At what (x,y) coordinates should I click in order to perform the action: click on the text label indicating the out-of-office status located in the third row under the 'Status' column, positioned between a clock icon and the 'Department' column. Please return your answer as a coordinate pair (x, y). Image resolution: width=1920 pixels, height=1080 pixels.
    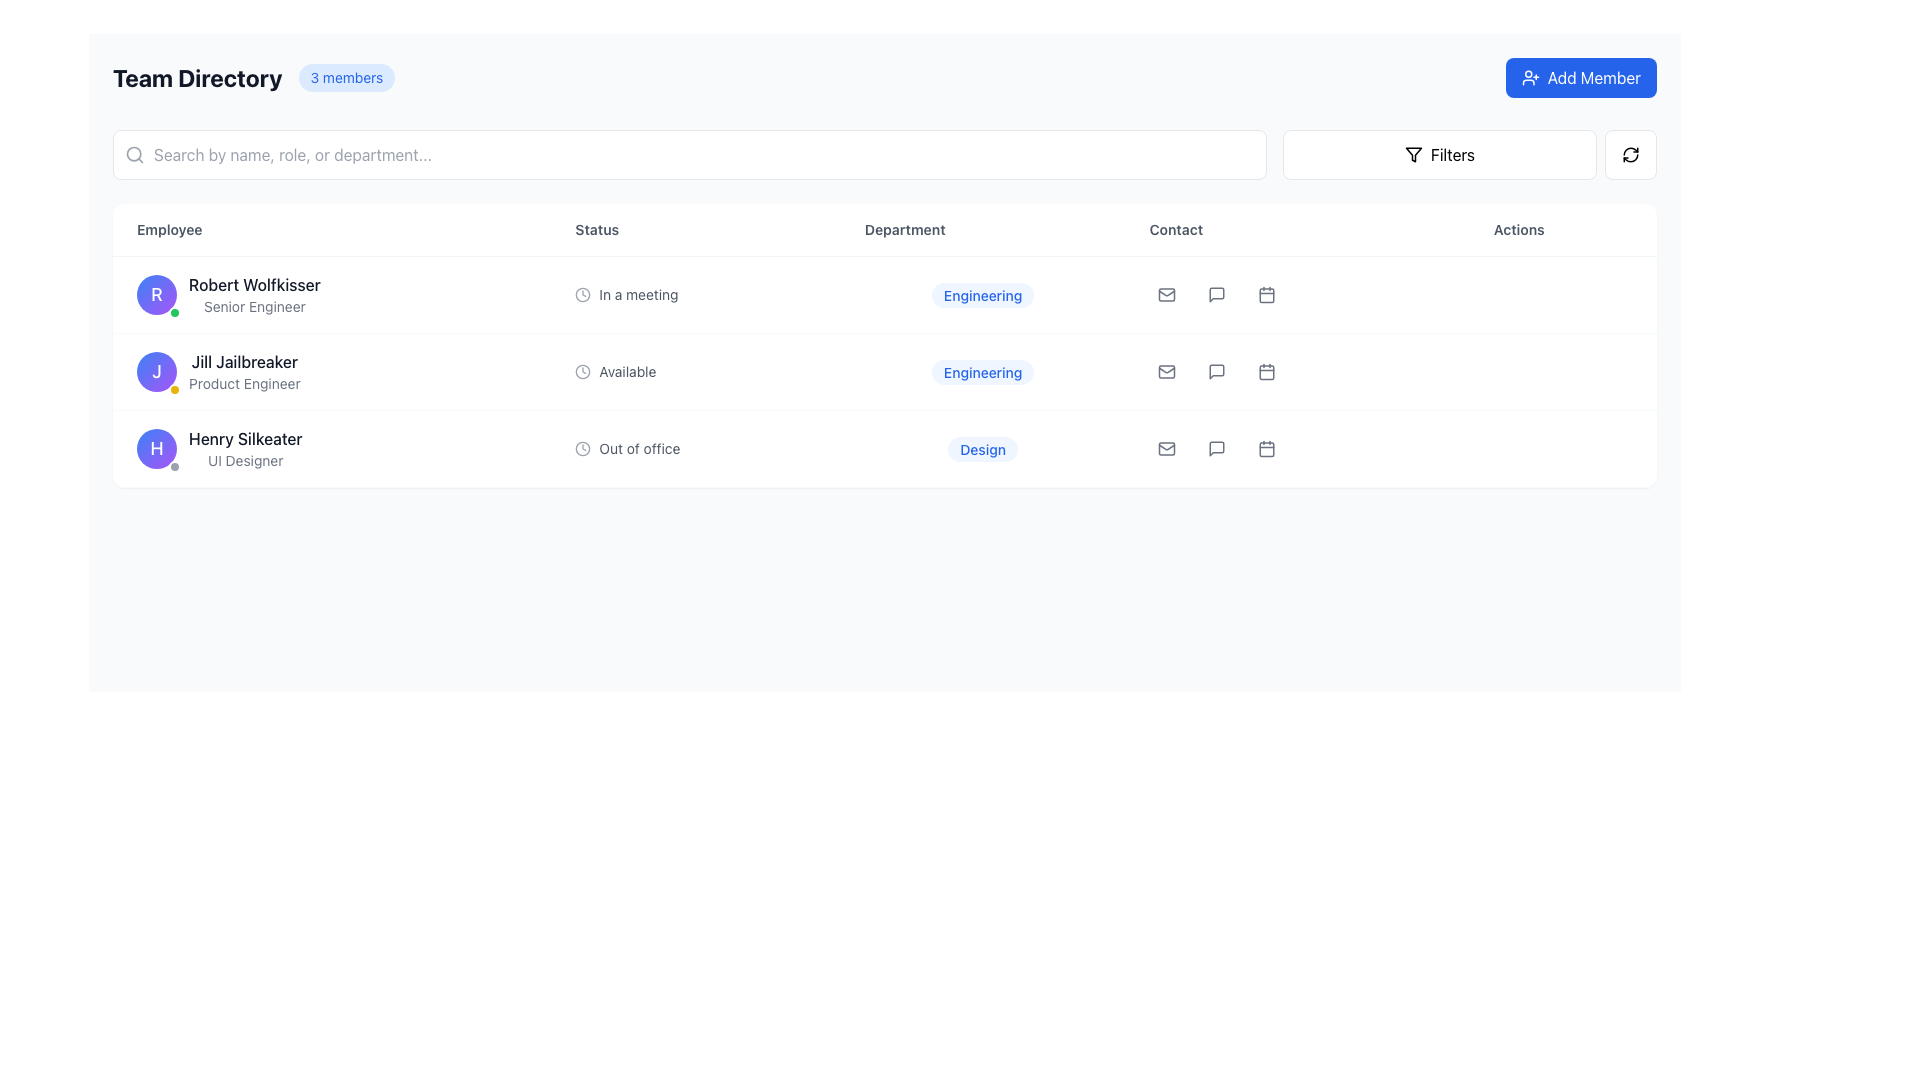
    Looking at the image, I should click on (638, 447).